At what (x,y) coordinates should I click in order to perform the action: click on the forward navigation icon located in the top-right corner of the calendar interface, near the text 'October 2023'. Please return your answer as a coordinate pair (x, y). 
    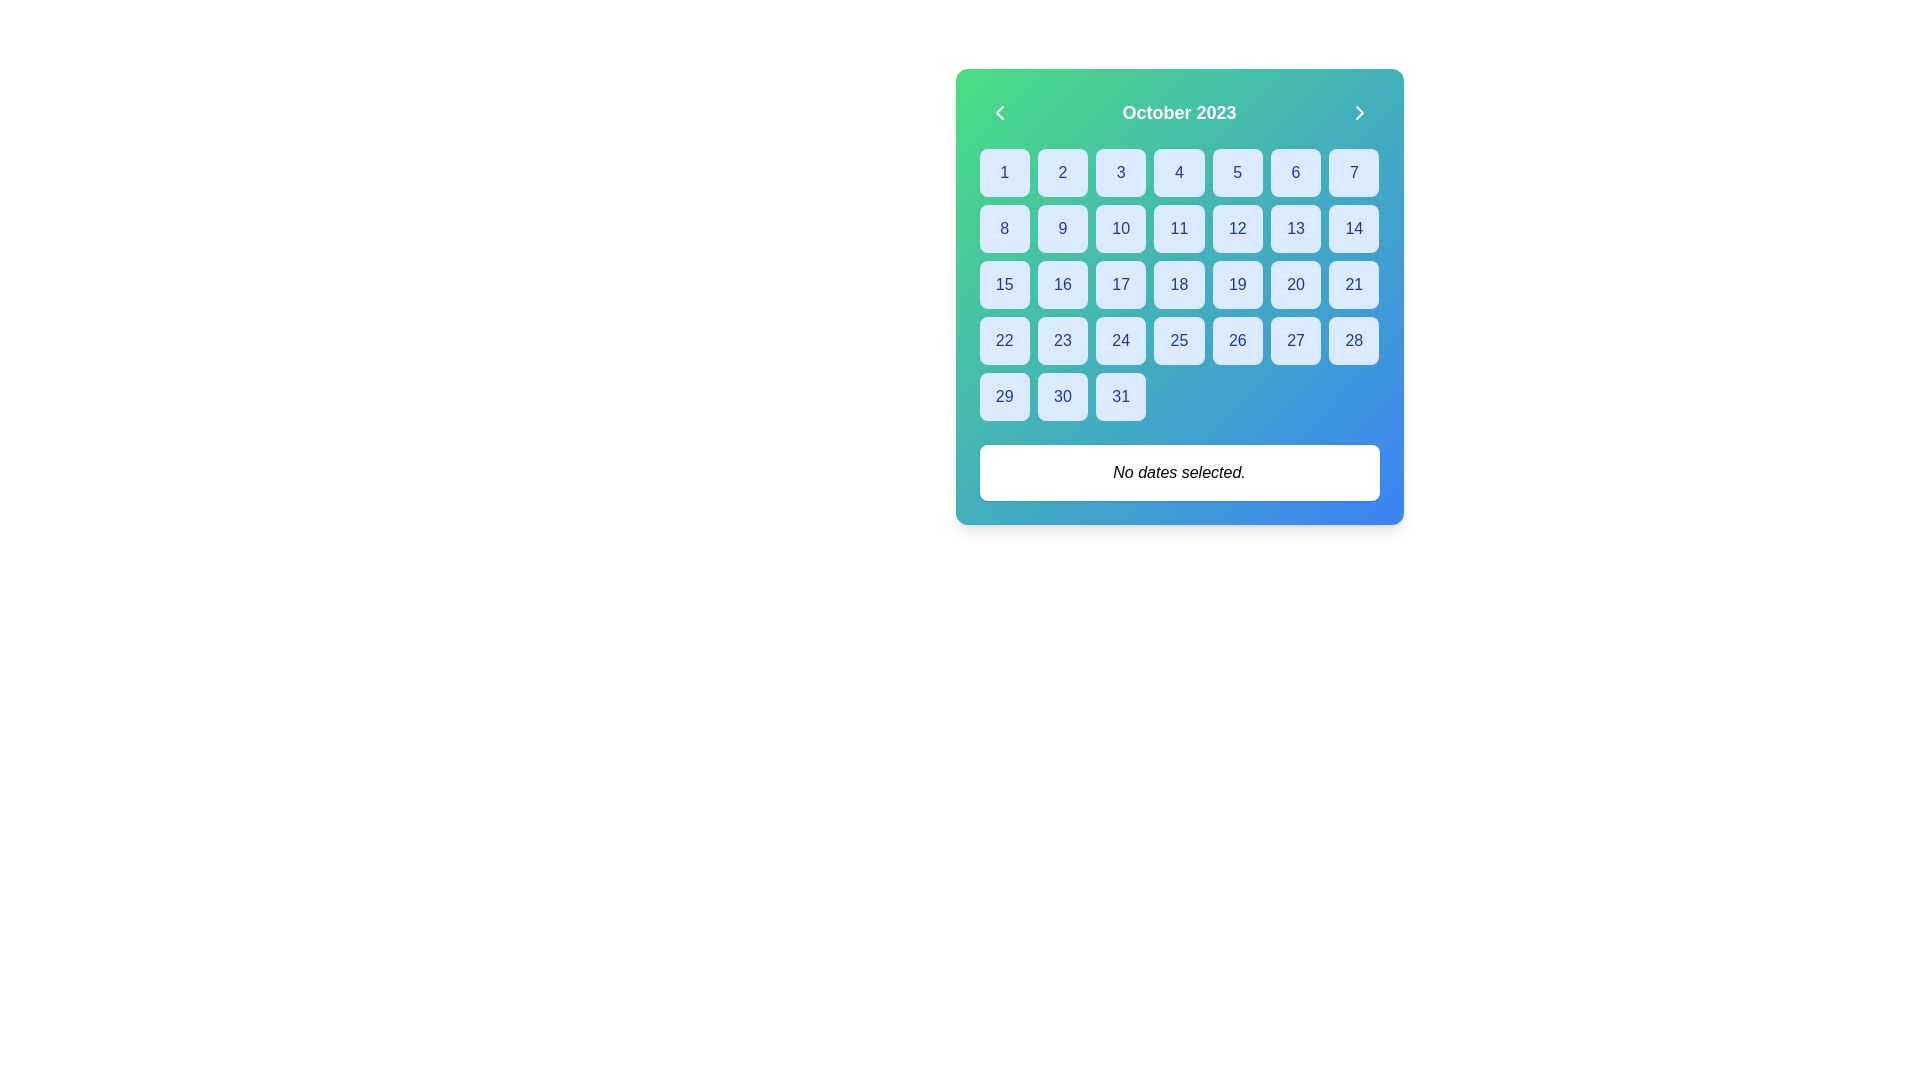
    Looking at the image, I should click on (1359, 112).